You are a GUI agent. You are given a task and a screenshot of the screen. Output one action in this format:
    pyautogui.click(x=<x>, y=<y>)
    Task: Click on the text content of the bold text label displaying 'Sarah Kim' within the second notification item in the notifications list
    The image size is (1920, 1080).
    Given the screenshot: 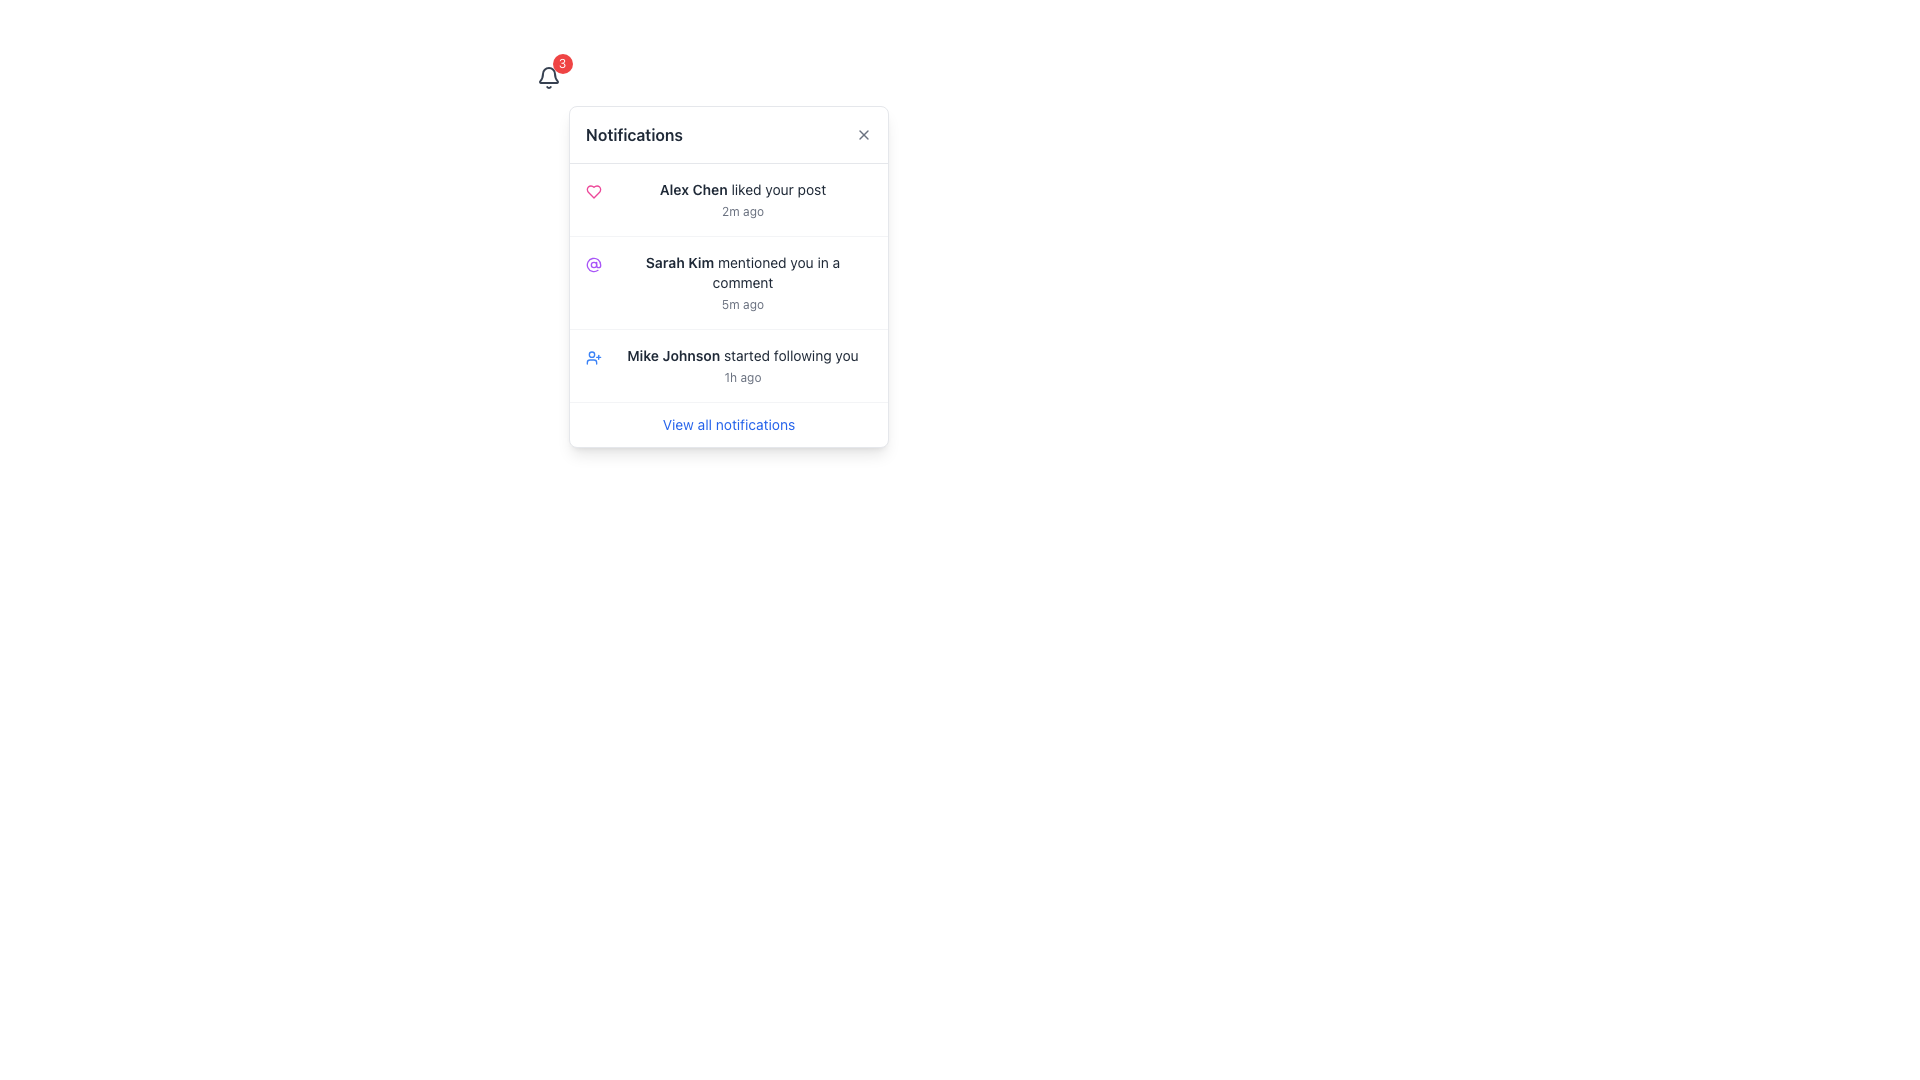 What is the action you would take?
    pyautogui.click(x=680, y=261)
    